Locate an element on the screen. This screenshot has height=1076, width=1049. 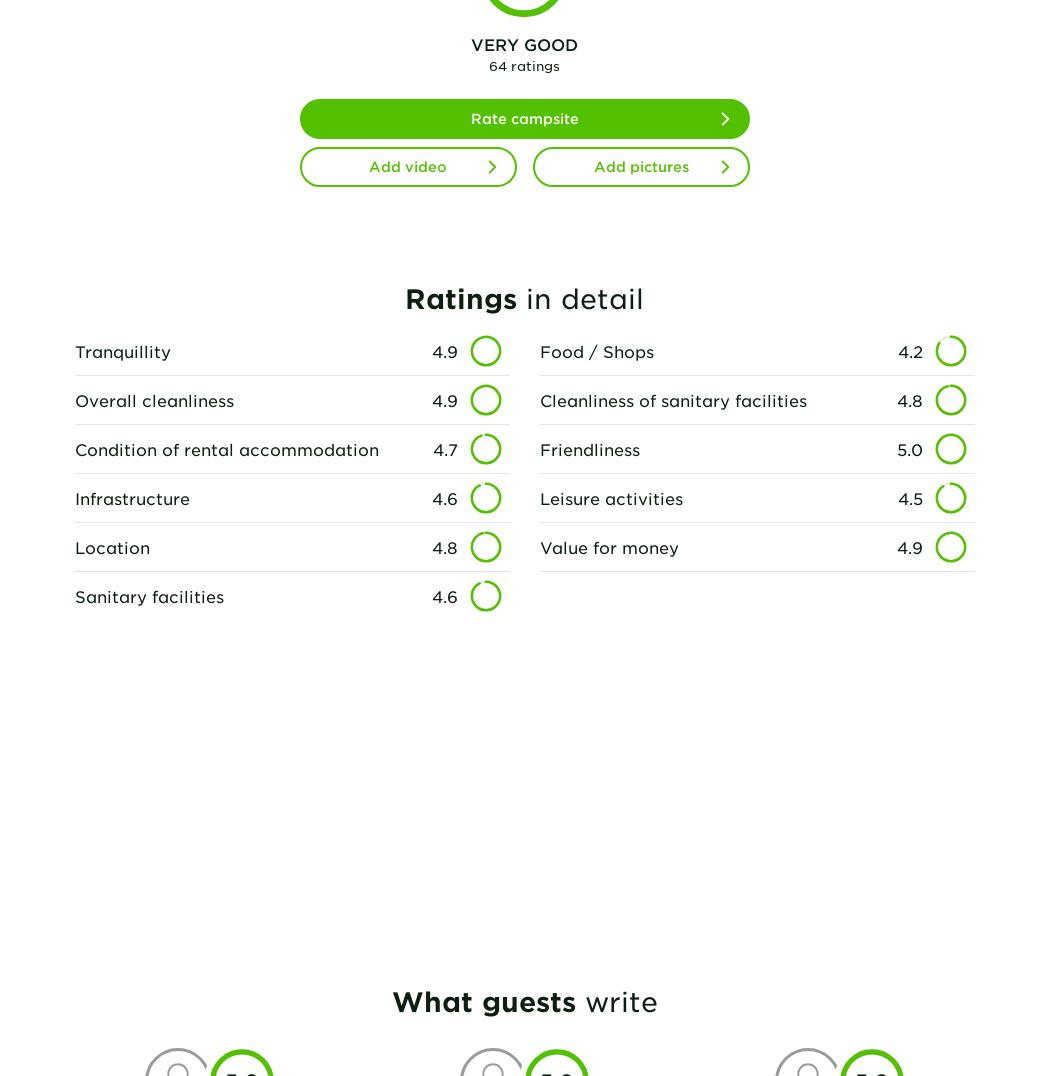
'4.7' is located at coordinates (443, 448).